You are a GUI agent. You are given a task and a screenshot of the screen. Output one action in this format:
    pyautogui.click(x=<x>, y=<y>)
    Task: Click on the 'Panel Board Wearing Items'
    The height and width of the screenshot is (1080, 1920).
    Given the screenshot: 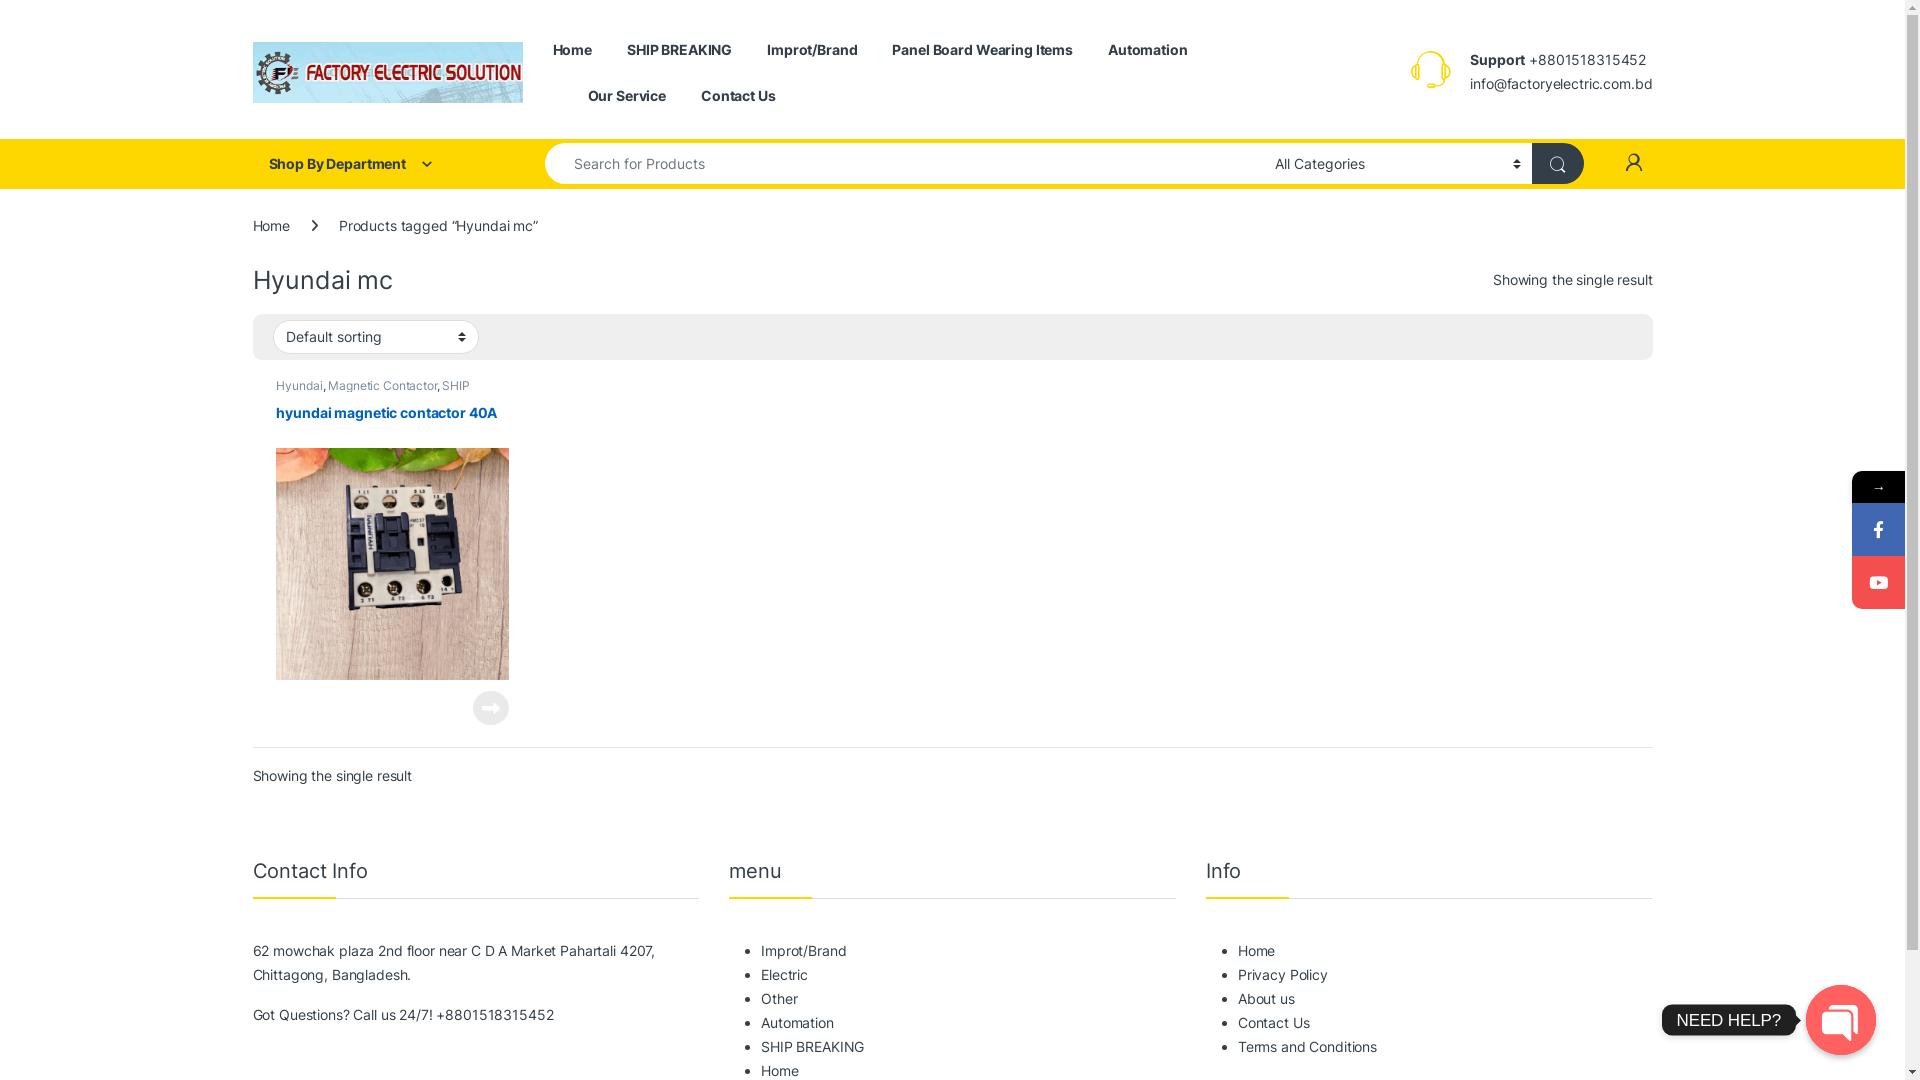 What is the action you would take?
    pyautogui.click(x=982, y=49)
    